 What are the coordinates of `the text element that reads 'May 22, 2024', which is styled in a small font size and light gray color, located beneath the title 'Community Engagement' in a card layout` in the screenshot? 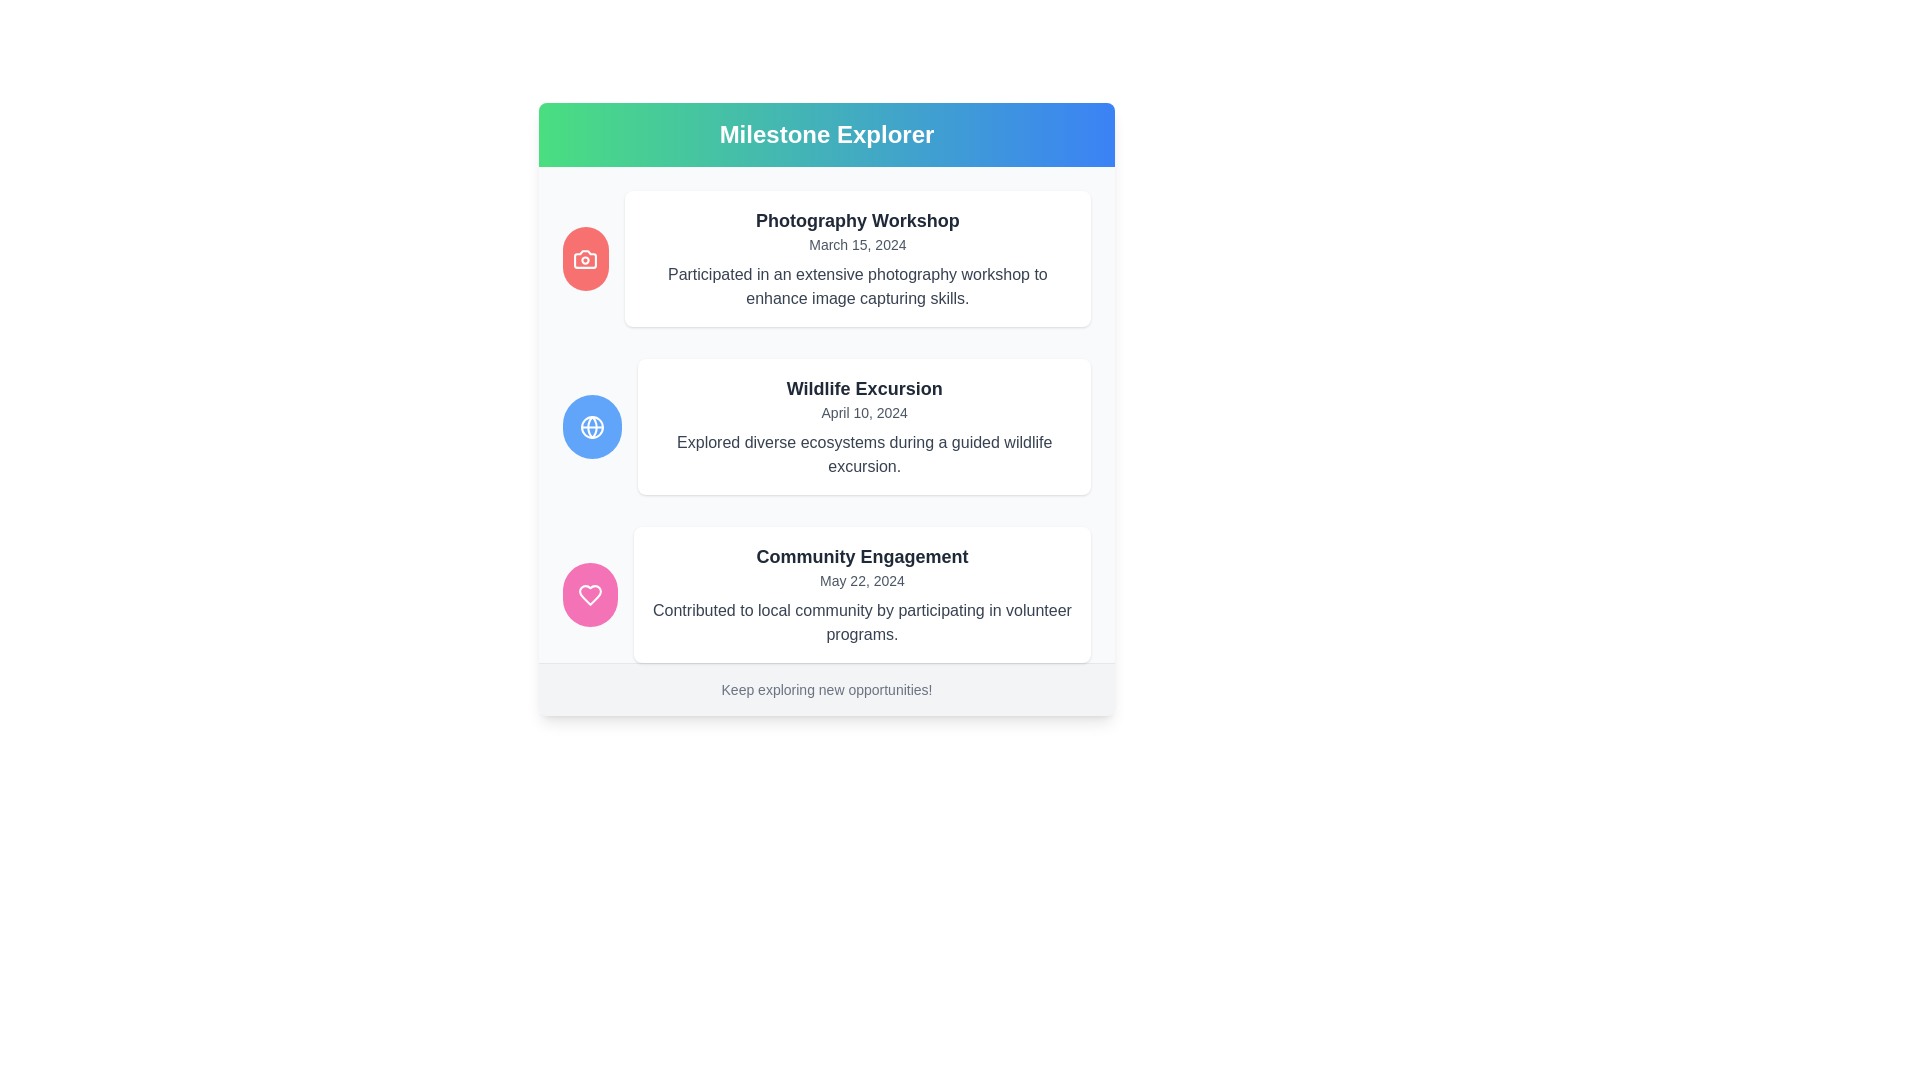 It's located at (862, 581).